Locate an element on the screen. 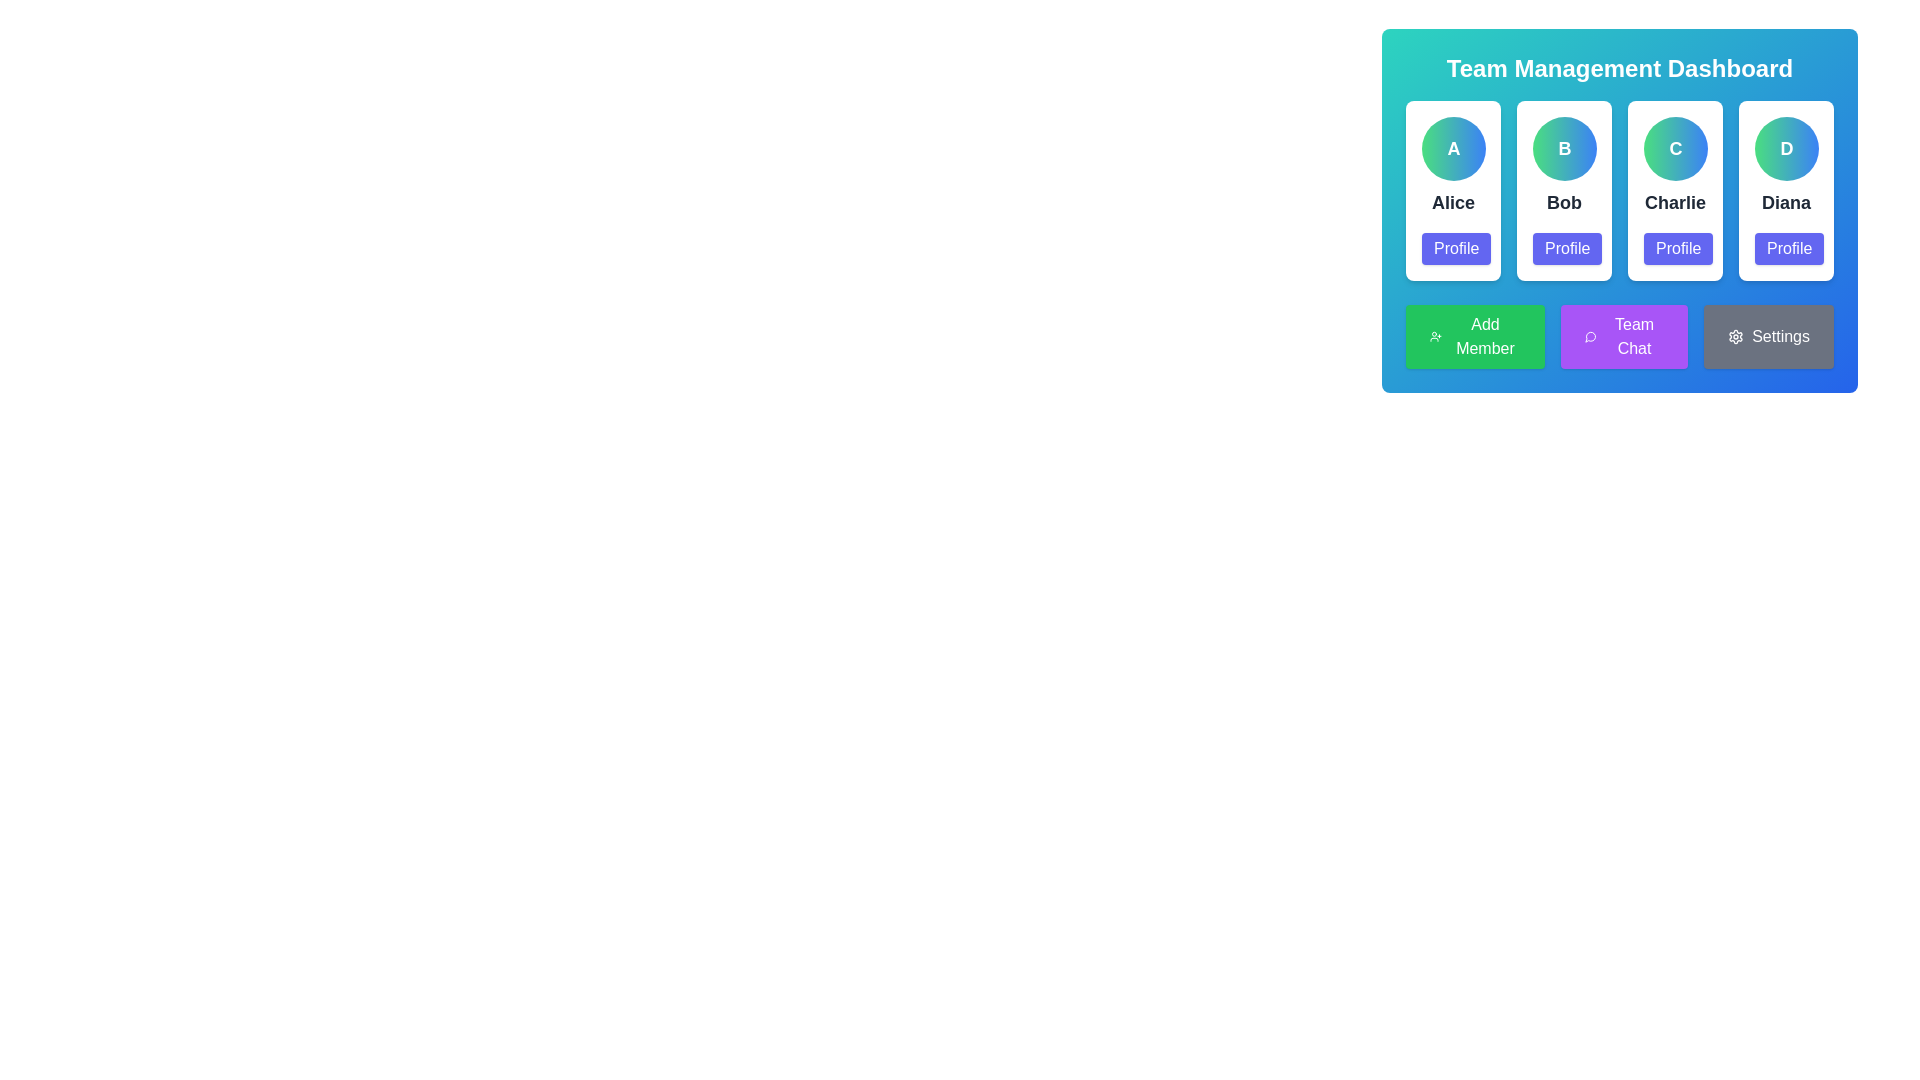 This screenshot has width=1920, height=1080. the 'Profile' button for user 'Alice', which is a rectangular button with a blue background and rounded corners, to observe the hover effect is located at coordinates (1456, 248).